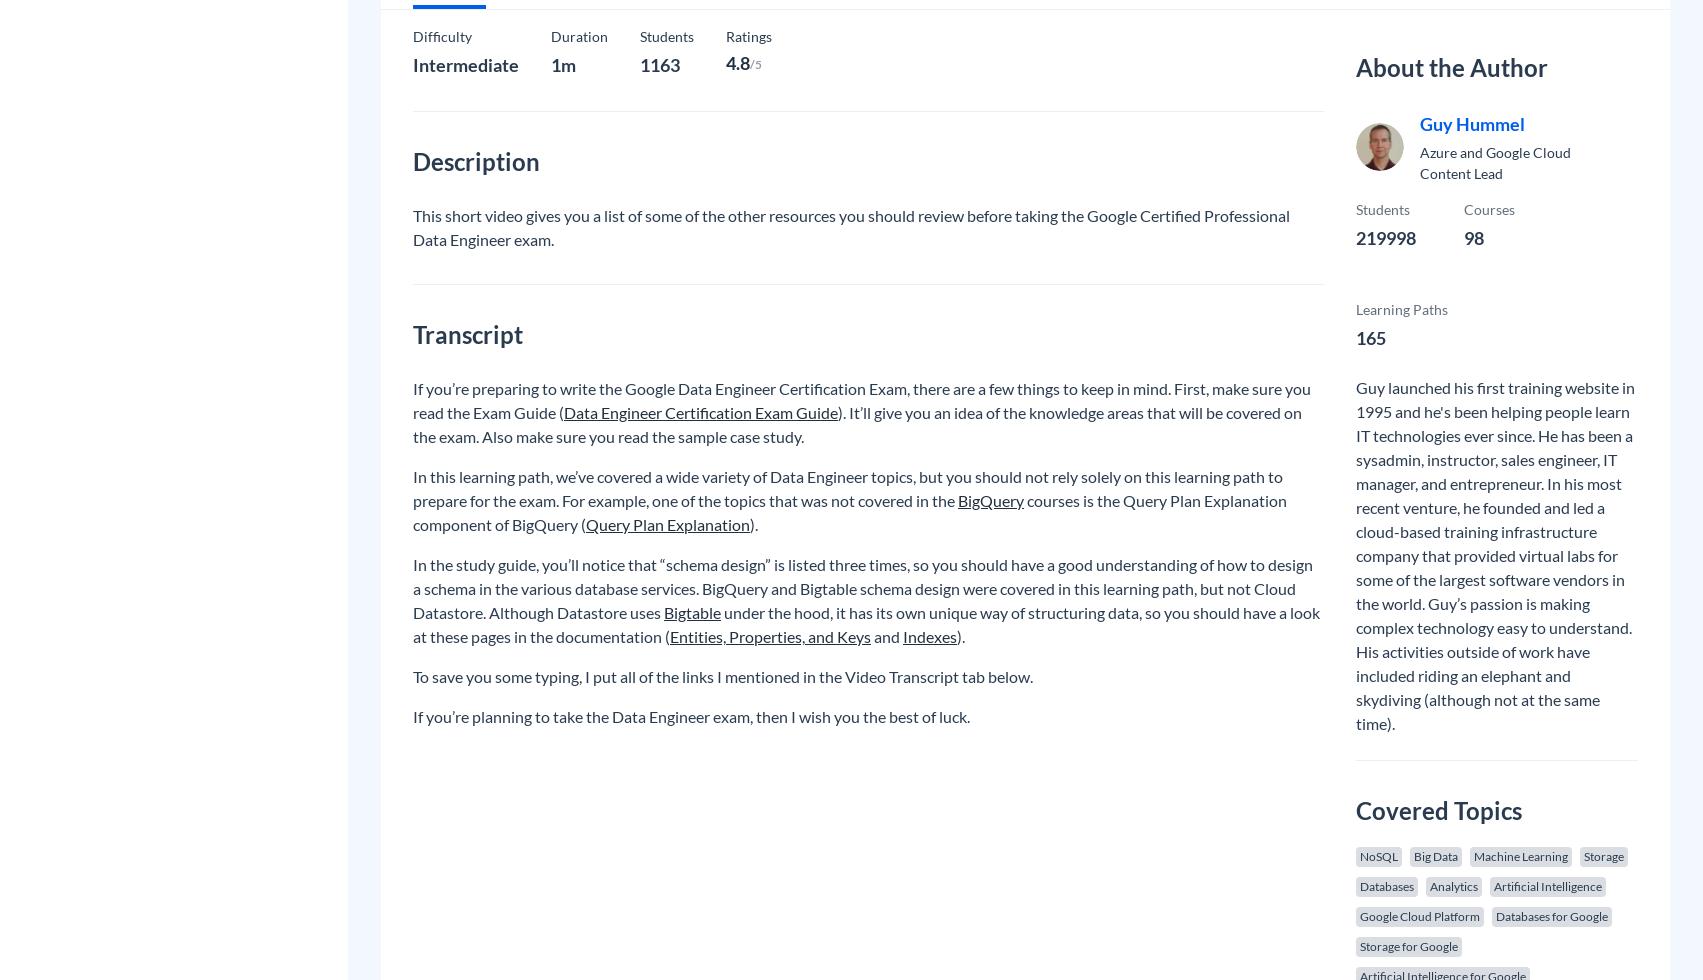 Image resolution: width=1703 pixels, height=980 pixels. I want to click on 'In the study guide, you’ll notice that “schema design” is listed three times, so you should have a good understanding of how to design a schema in the various database services. BigQuery and Bigtable schema design were covered in this learning path, but not Cloud Datastore. Although Datastore uses', so click(862, 588).